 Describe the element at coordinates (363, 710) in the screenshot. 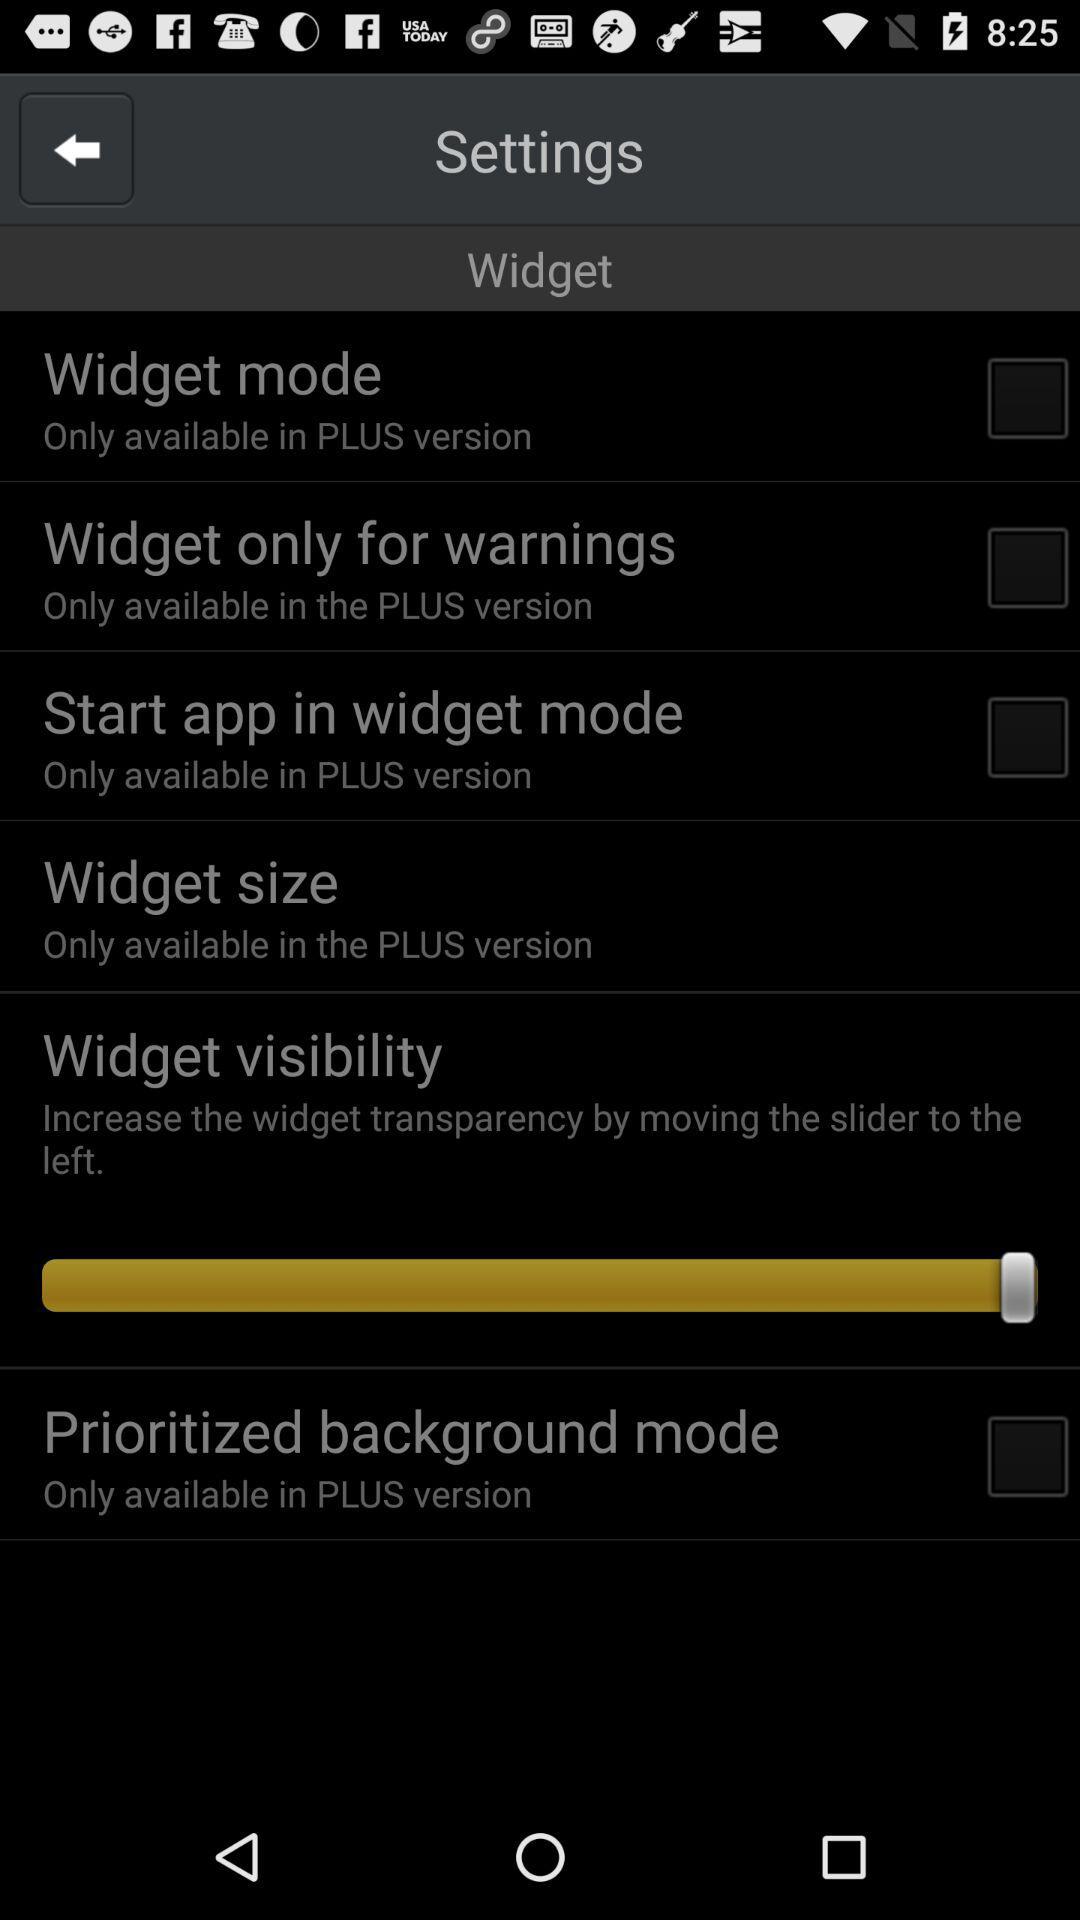

I see `the icon above only available in icon` at that location.